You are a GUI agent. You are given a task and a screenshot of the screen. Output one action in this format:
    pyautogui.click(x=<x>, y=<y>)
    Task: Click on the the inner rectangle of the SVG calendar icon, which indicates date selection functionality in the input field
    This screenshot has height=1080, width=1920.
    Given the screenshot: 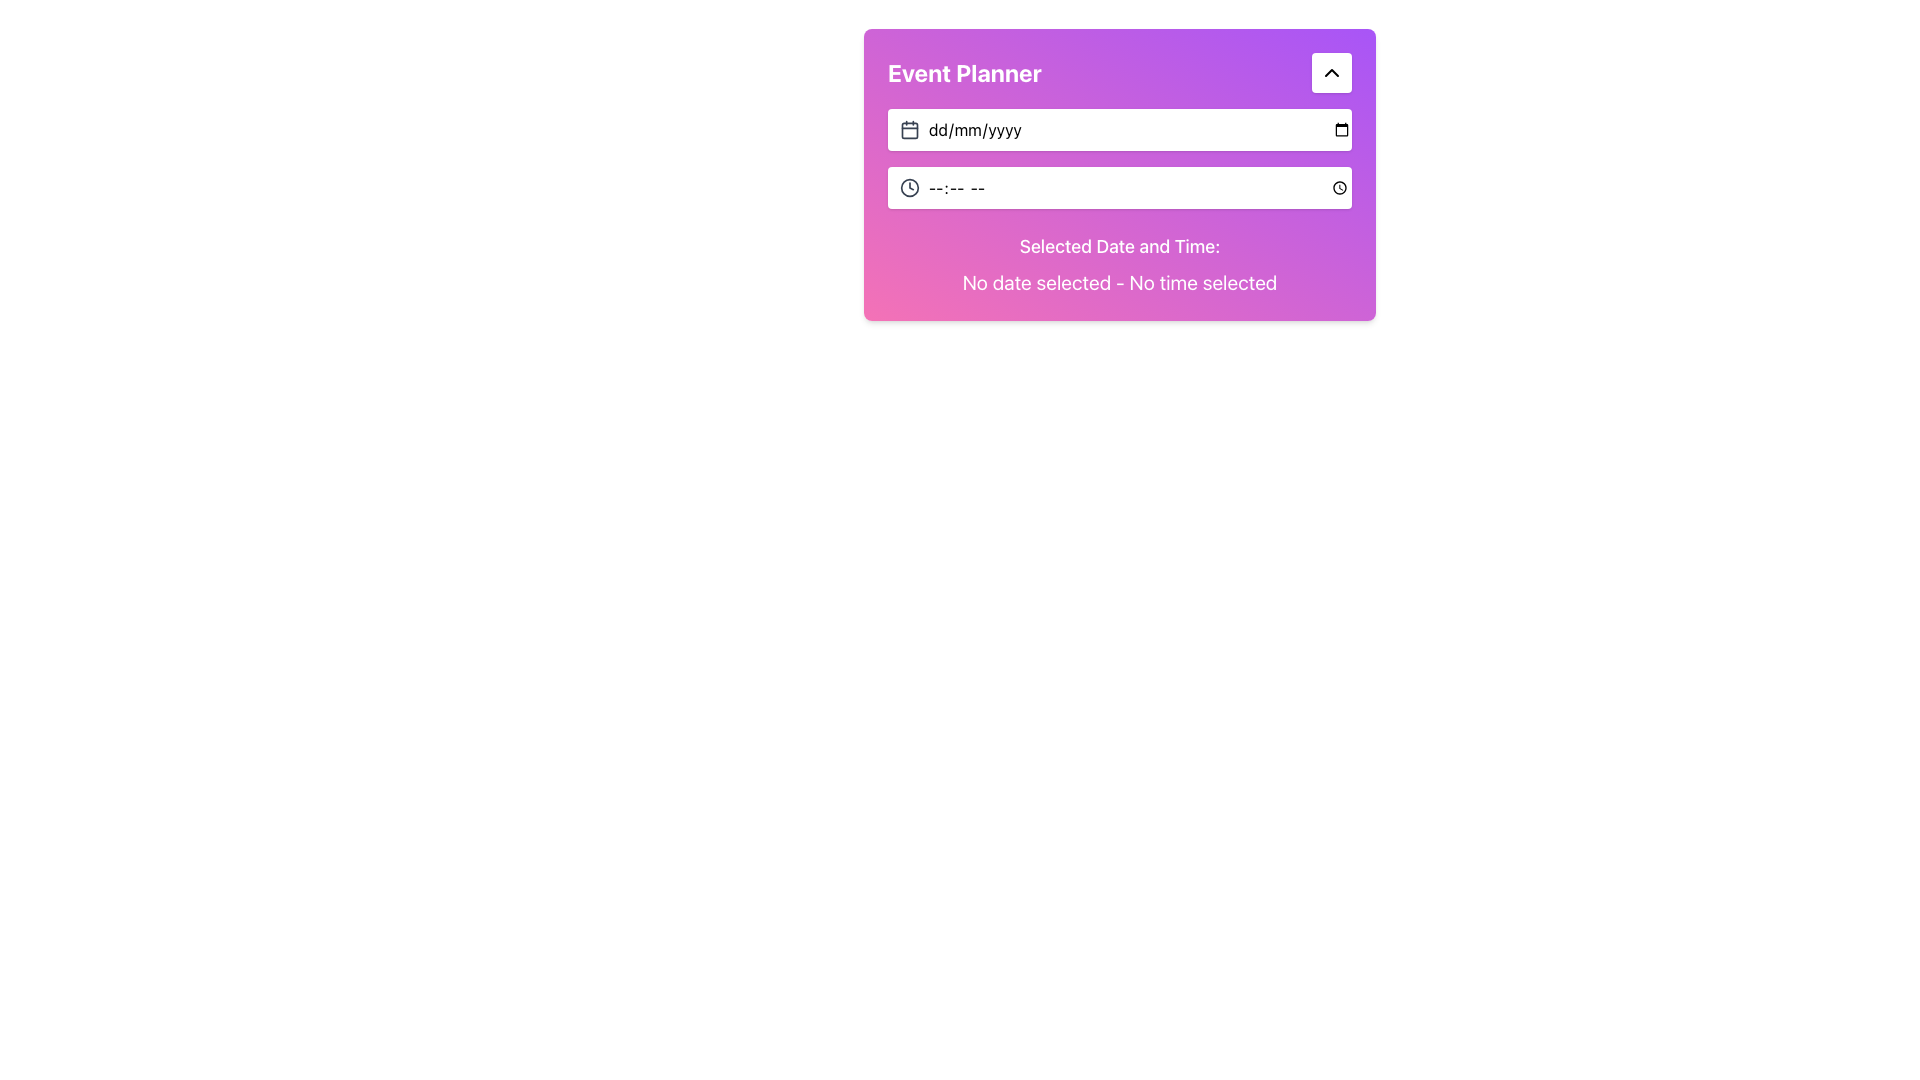 What is the action you would take?
    pyautogui.click(x=909, y=130)
    